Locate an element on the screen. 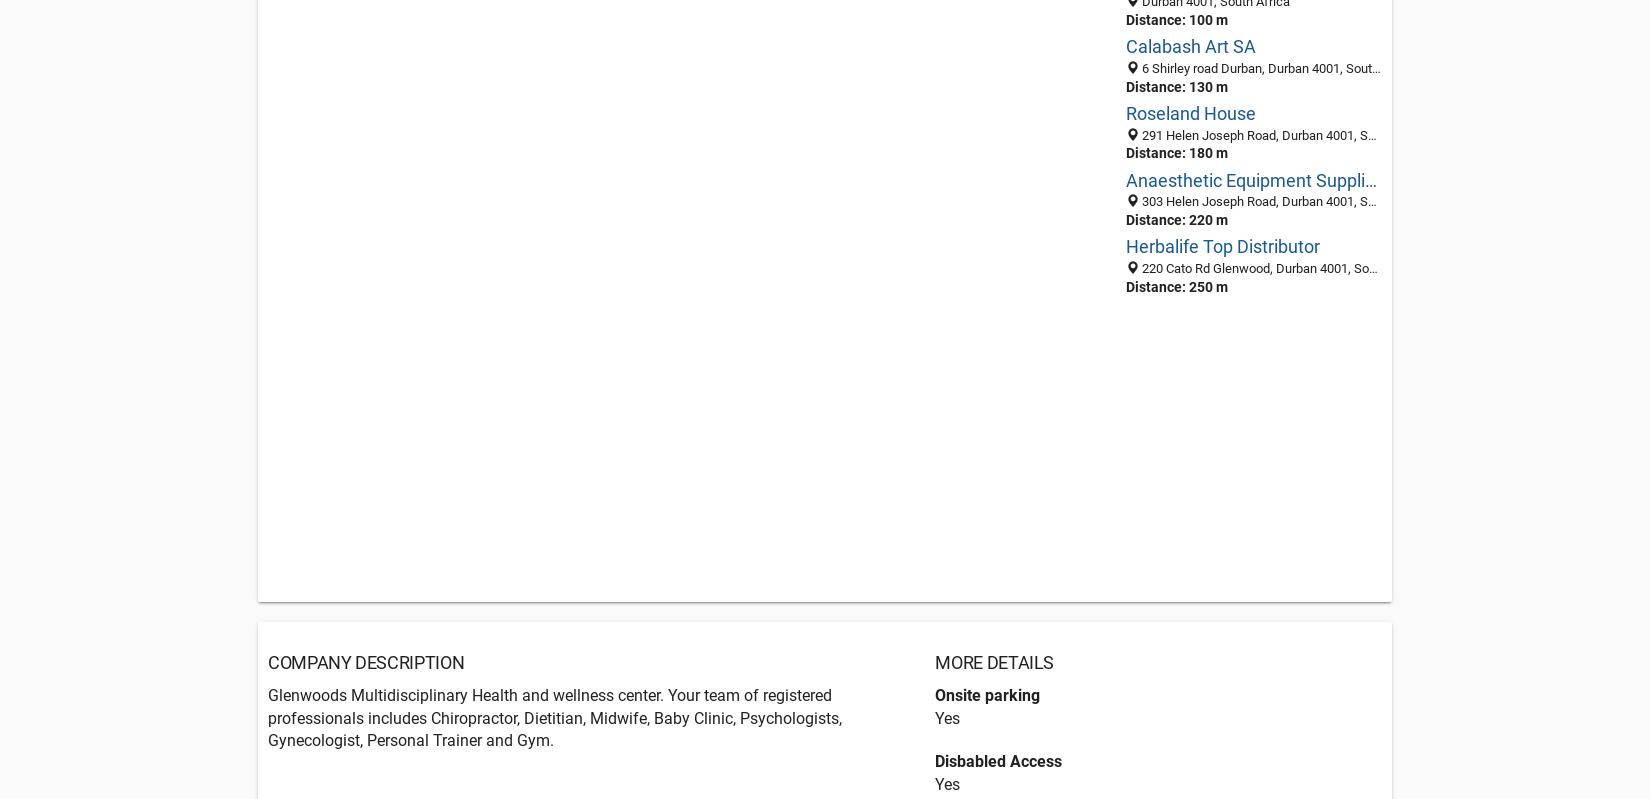  'Onsite parking' is located at coordinates (987, 695).